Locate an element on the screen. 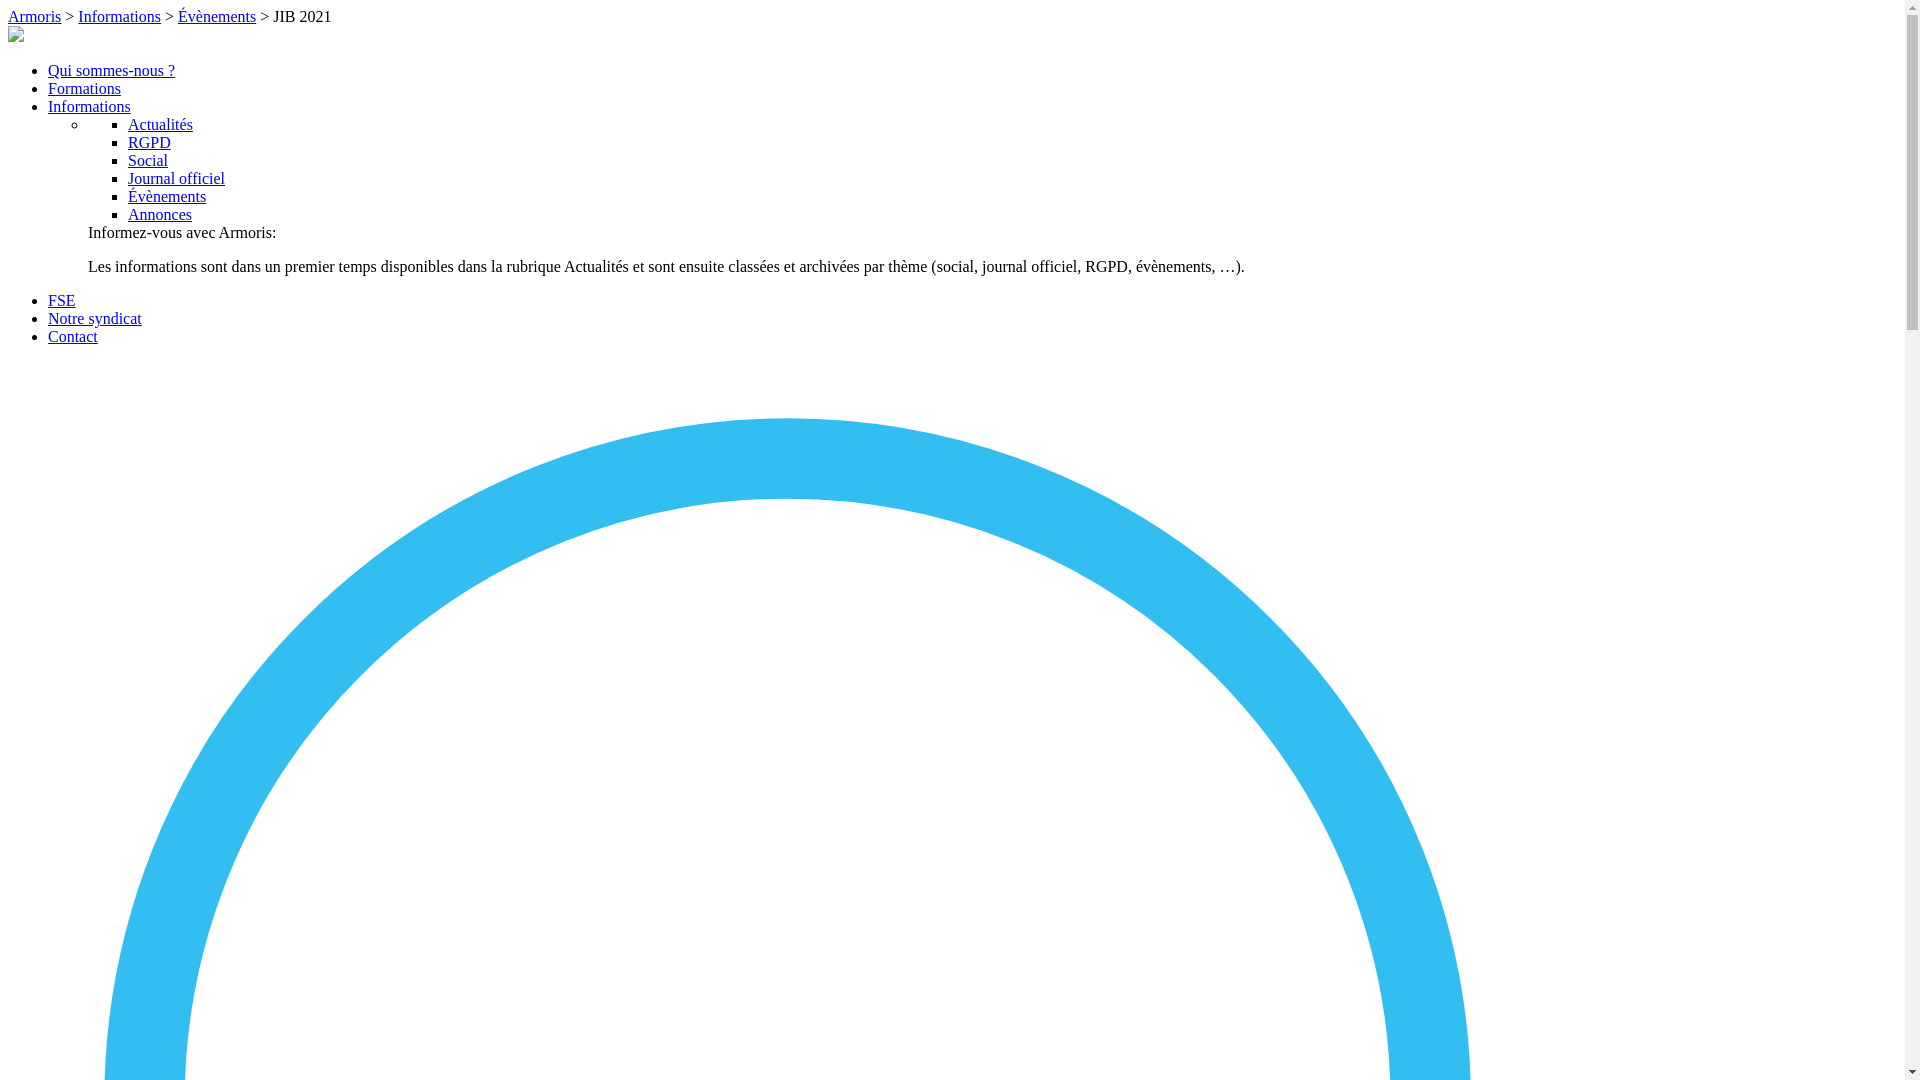 The height and width of the screenshot is (1080, 1920). 'Qui sommes-nous ?' is located at coordinates (110, 69).